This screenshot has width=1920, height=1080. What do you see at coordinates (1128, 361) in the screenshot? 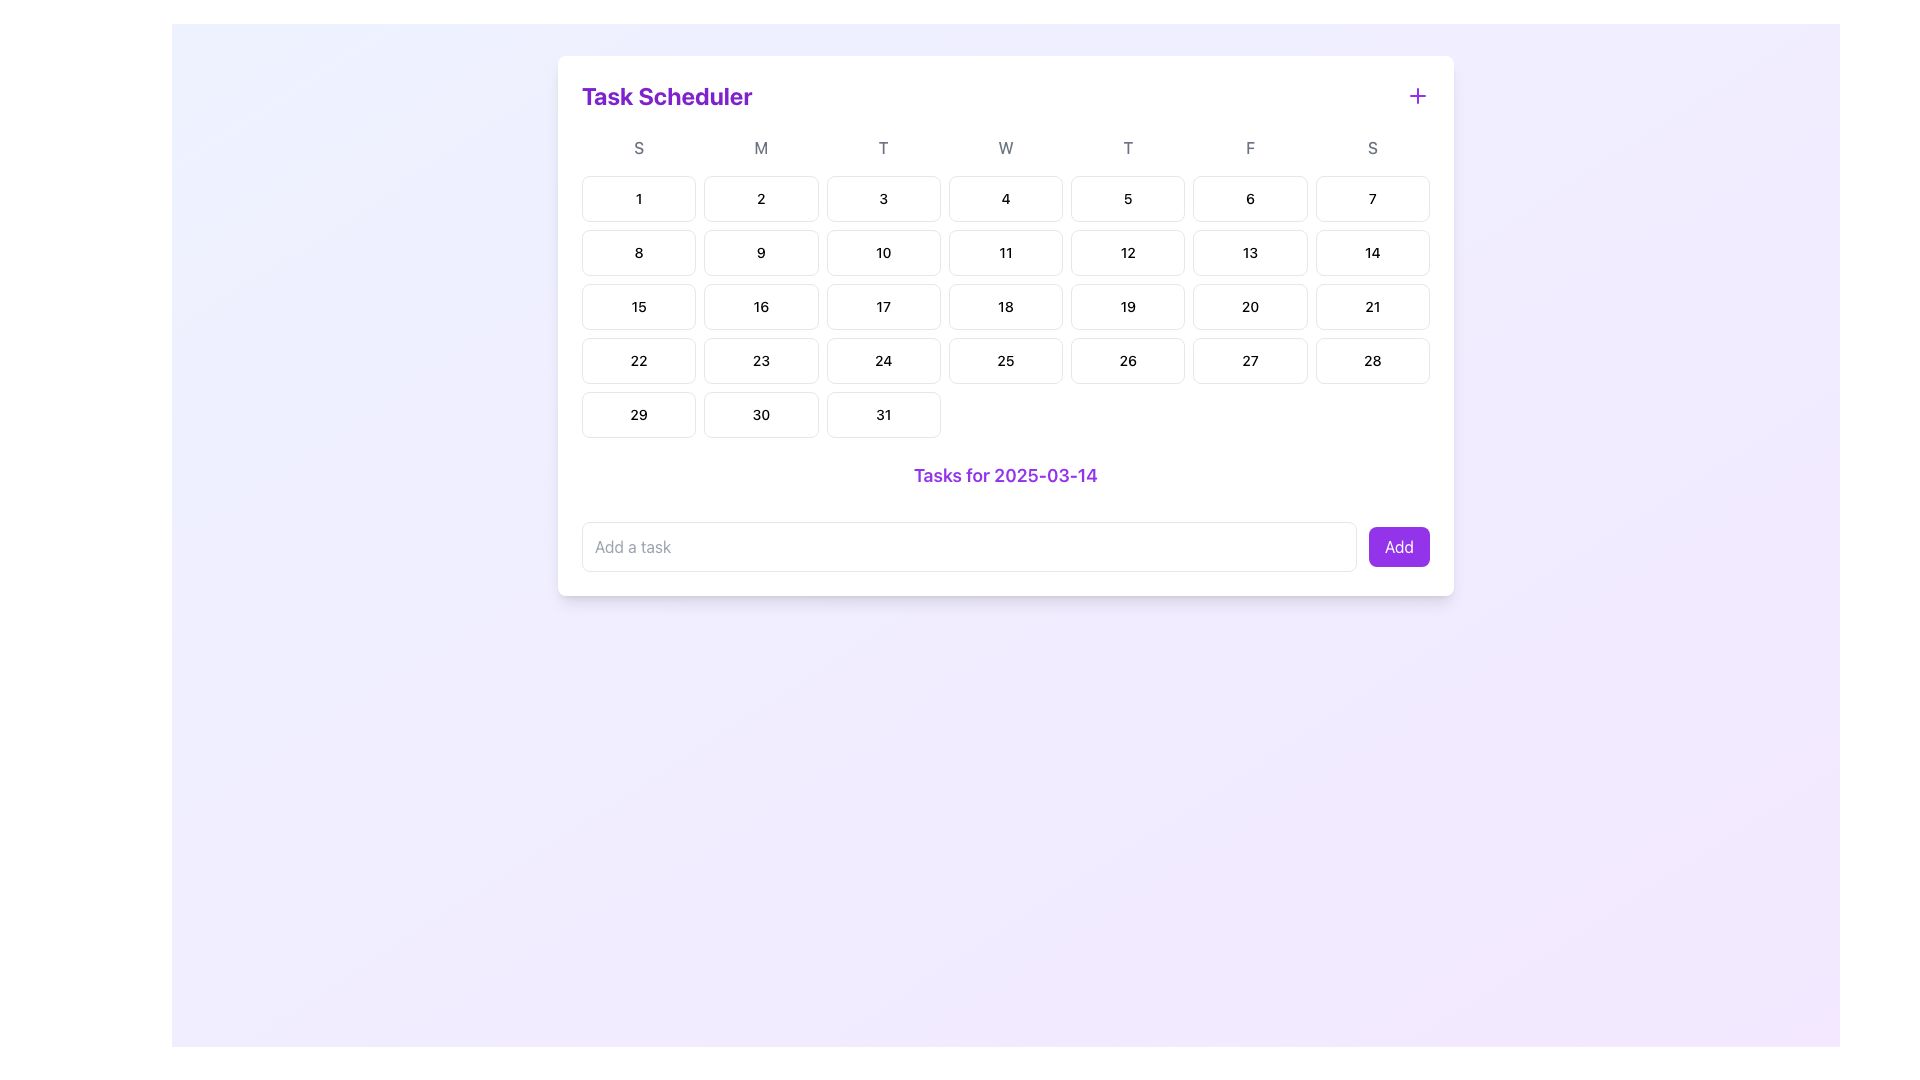
I see `the calendar button representing the date '26' by` at bounding box center [1128, 361].